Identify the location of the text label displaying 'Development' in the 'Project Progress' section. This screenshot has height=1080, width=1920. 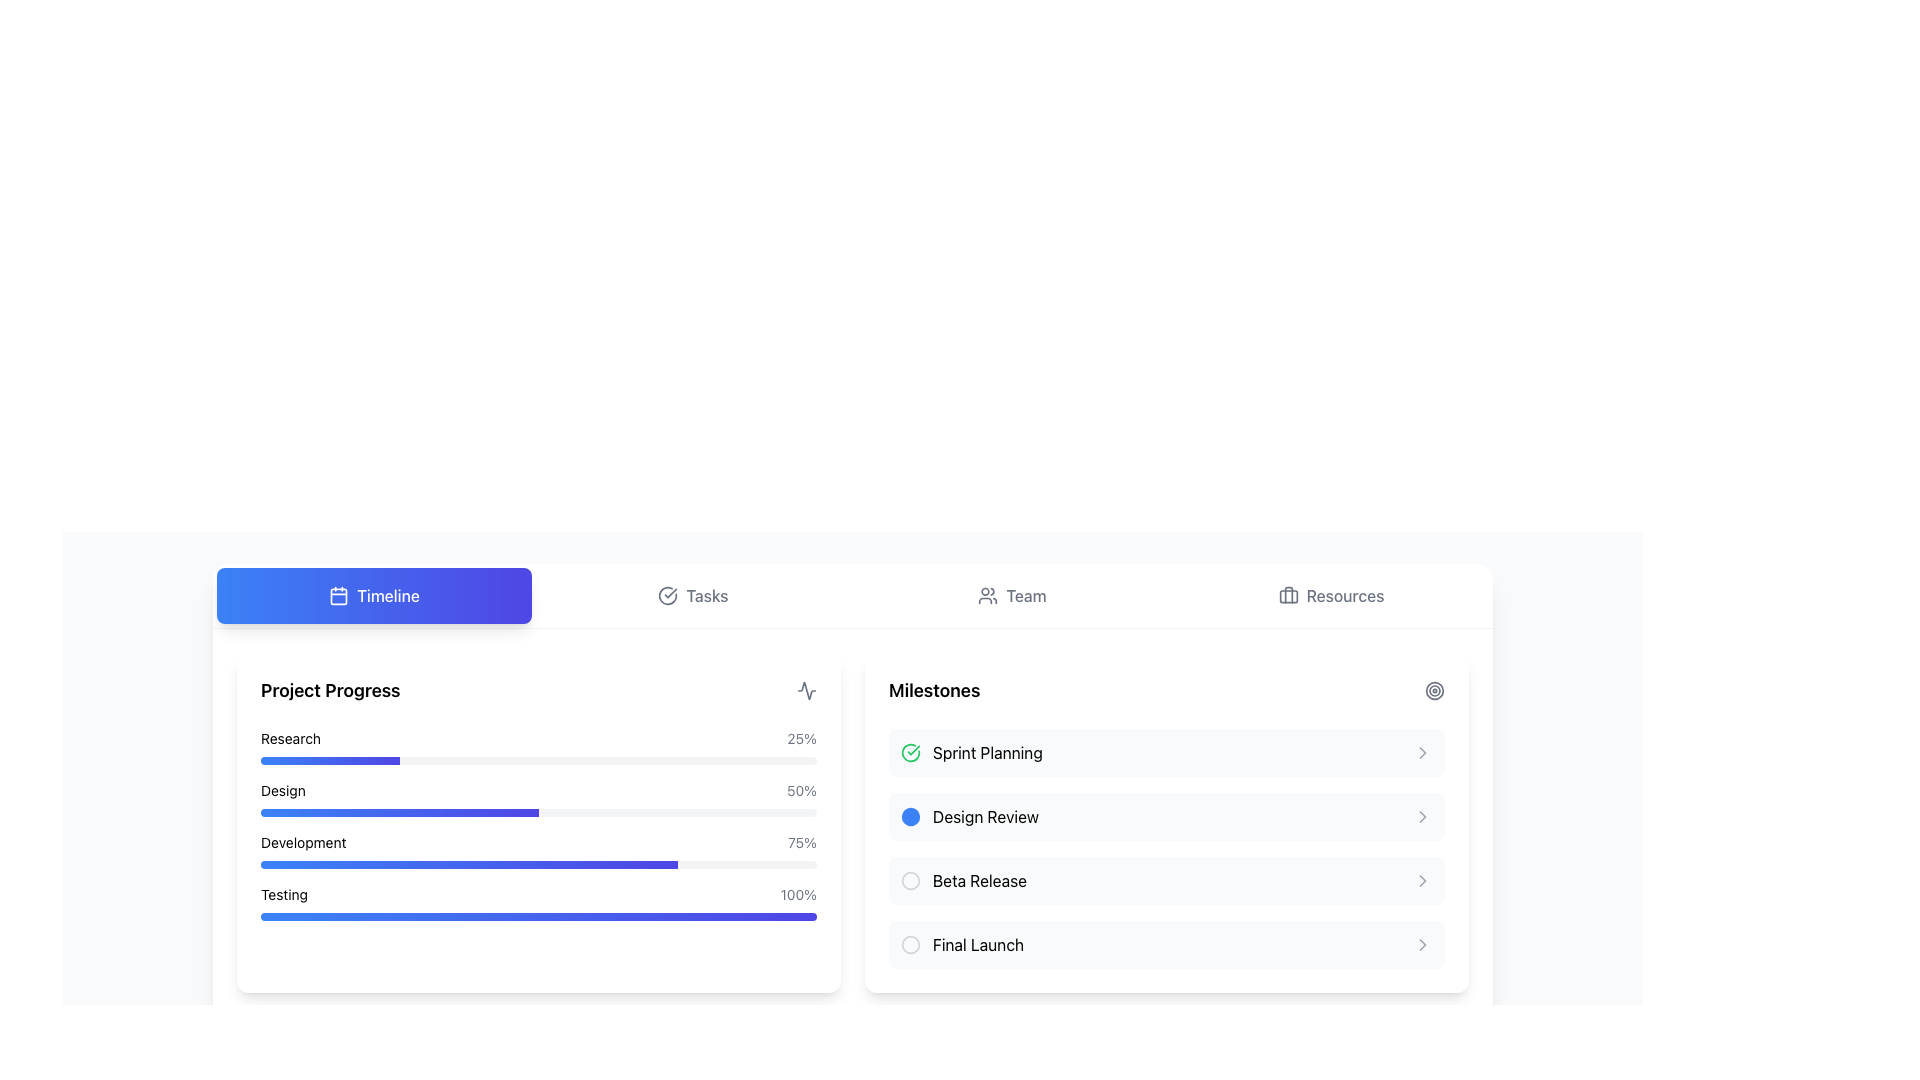
(302, 843).